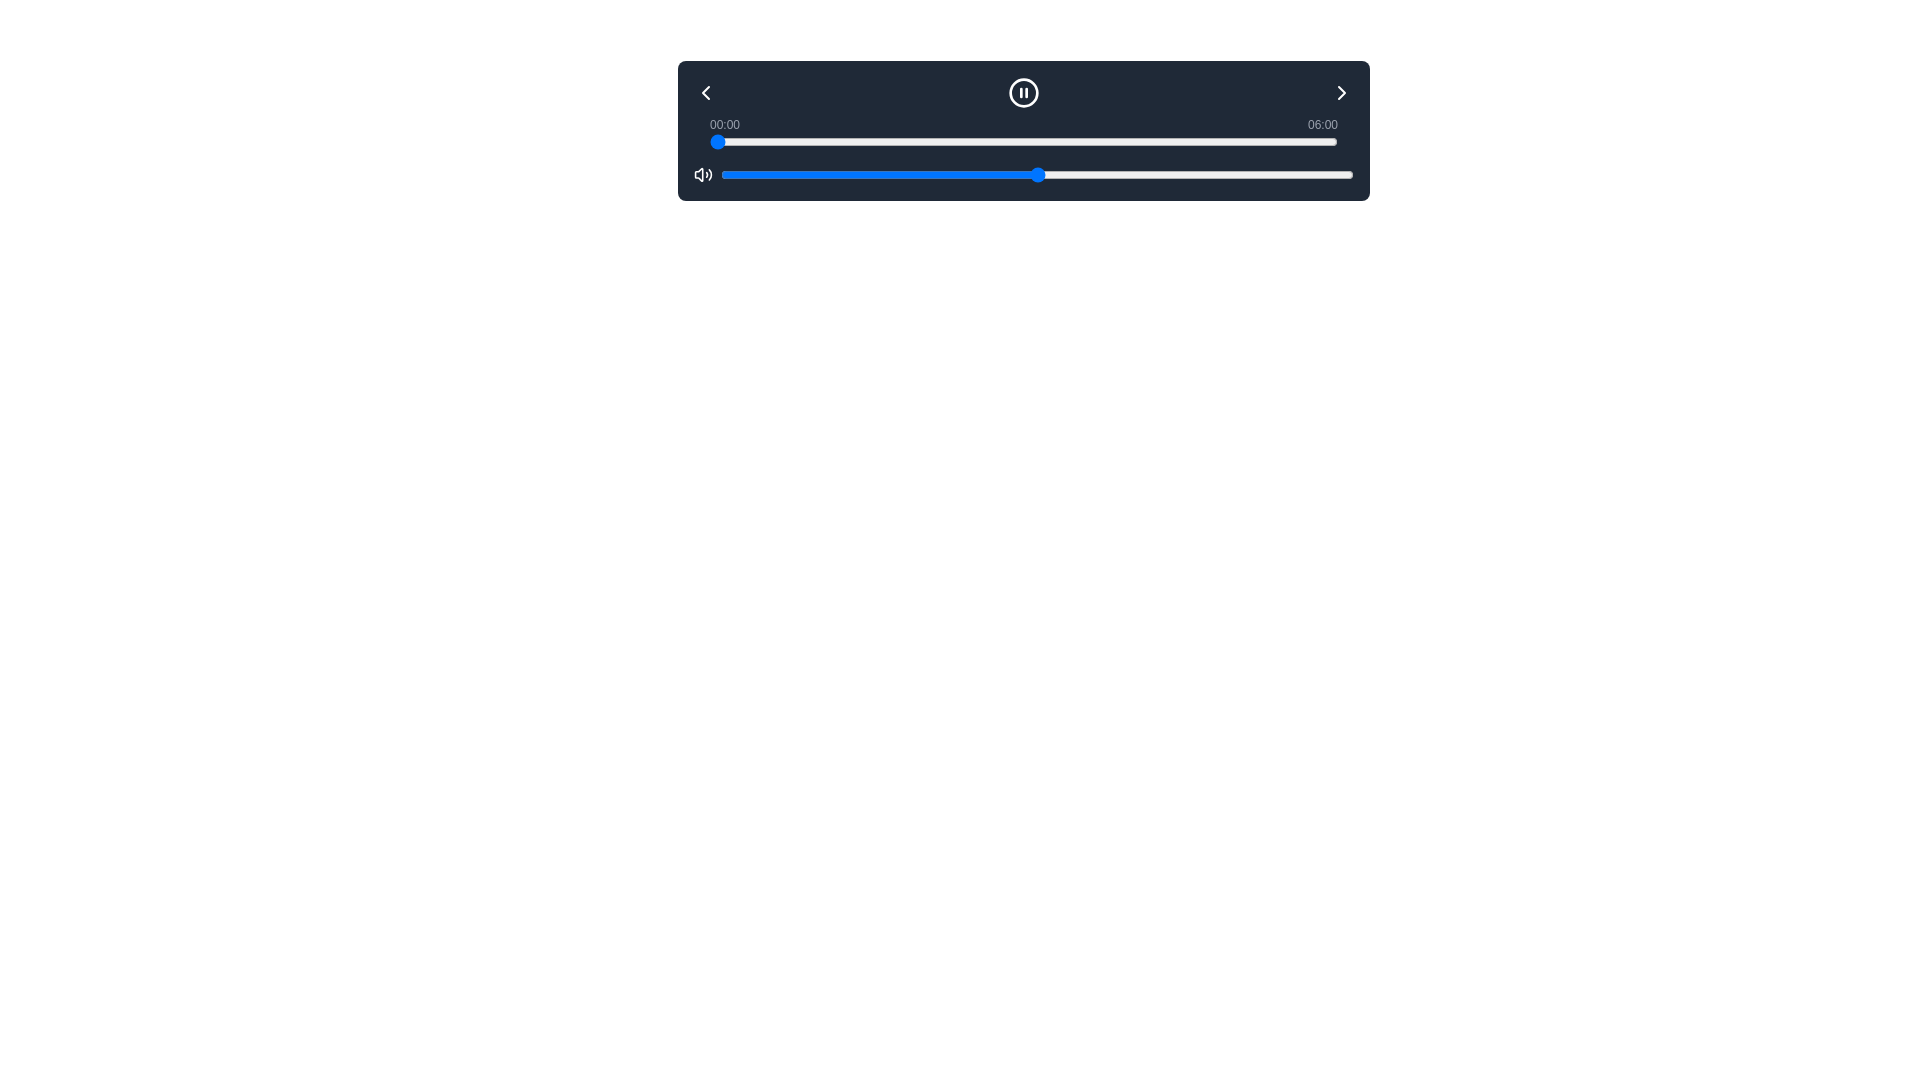 Image resolution: width=1920 pixels, height=1080 pixels. I want to click on the progress bar of the multimedia control interface to change the playback position, so click(1023, 131).